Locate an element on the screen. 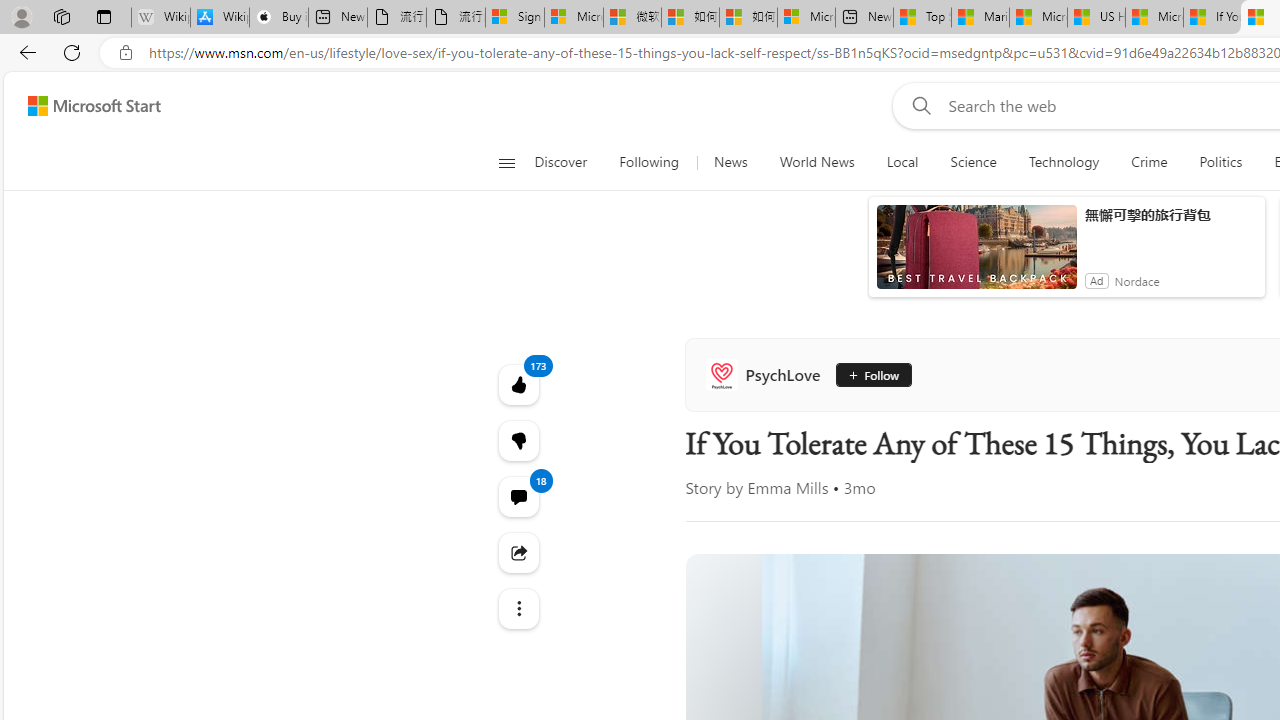 The image size is (1280, 720). 'Share this story' is located at coordinates (518, 552).